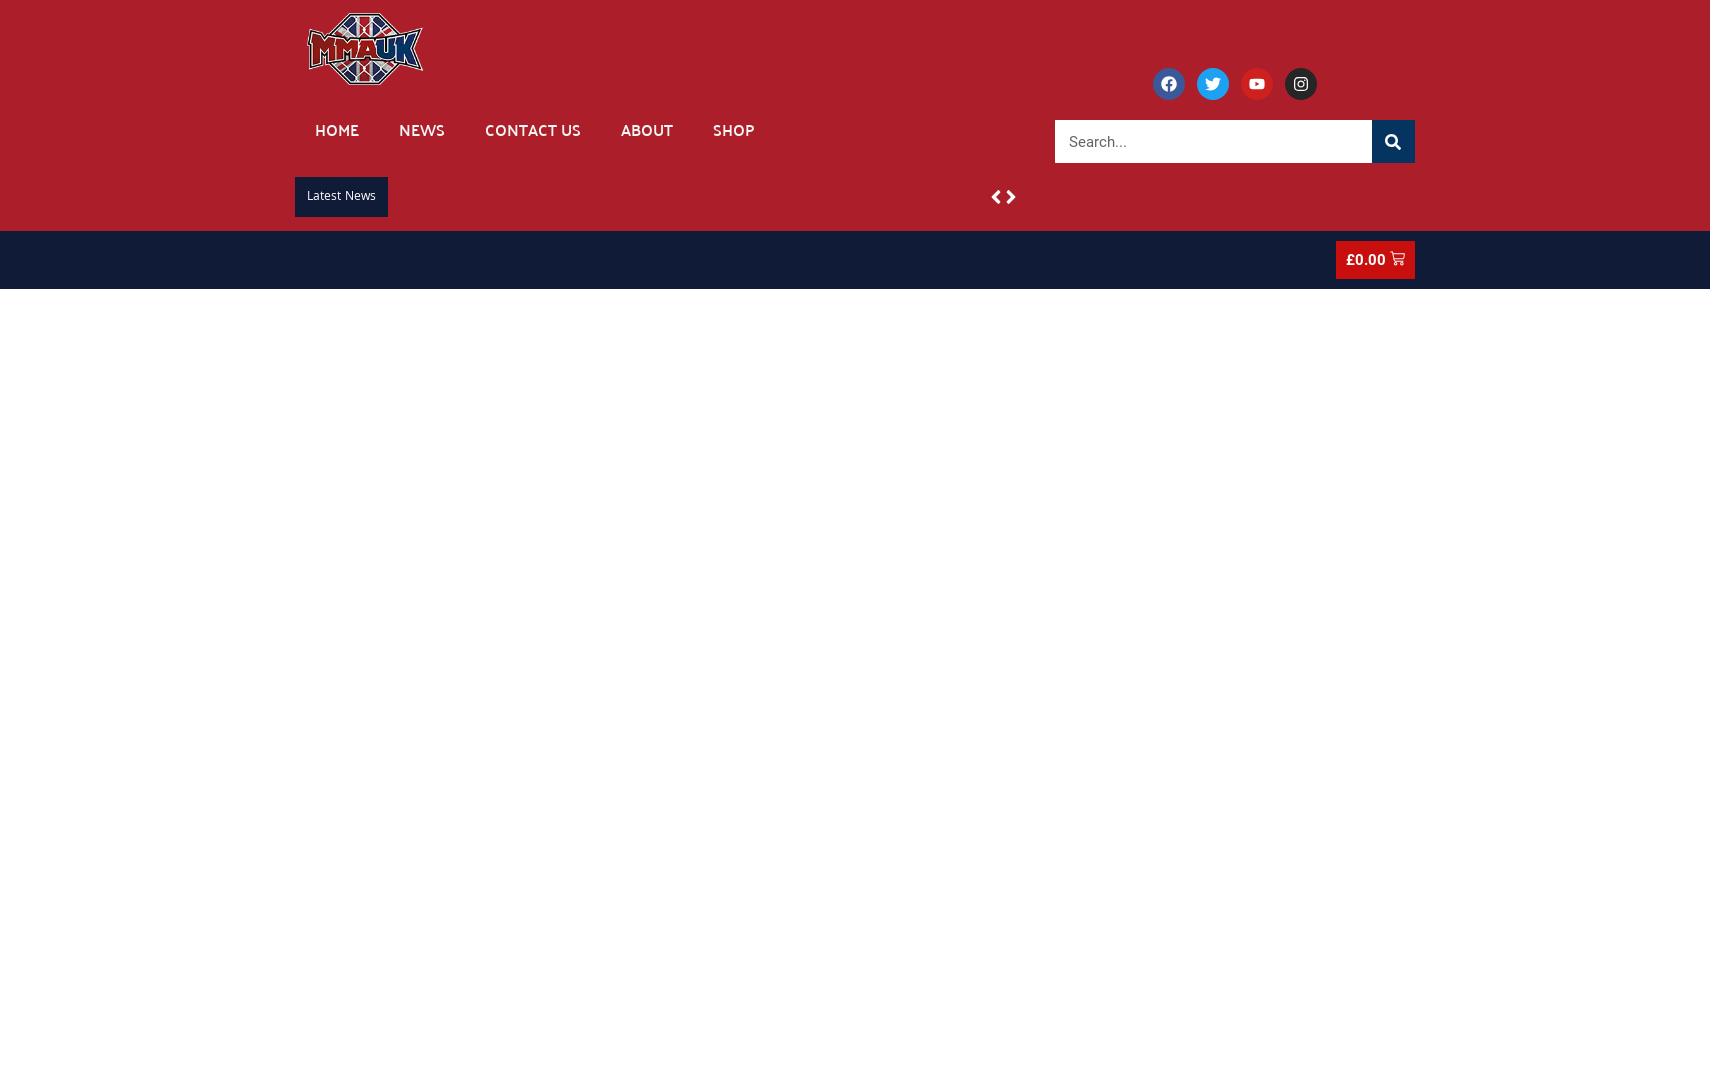 The image size is (1730, 1071). What do you see at coordinates (1190, 192) in the screenshot?
I see `'Cage Warriors 162: Rome – Weigh-in Results'` at bounding box center [1190, 192].